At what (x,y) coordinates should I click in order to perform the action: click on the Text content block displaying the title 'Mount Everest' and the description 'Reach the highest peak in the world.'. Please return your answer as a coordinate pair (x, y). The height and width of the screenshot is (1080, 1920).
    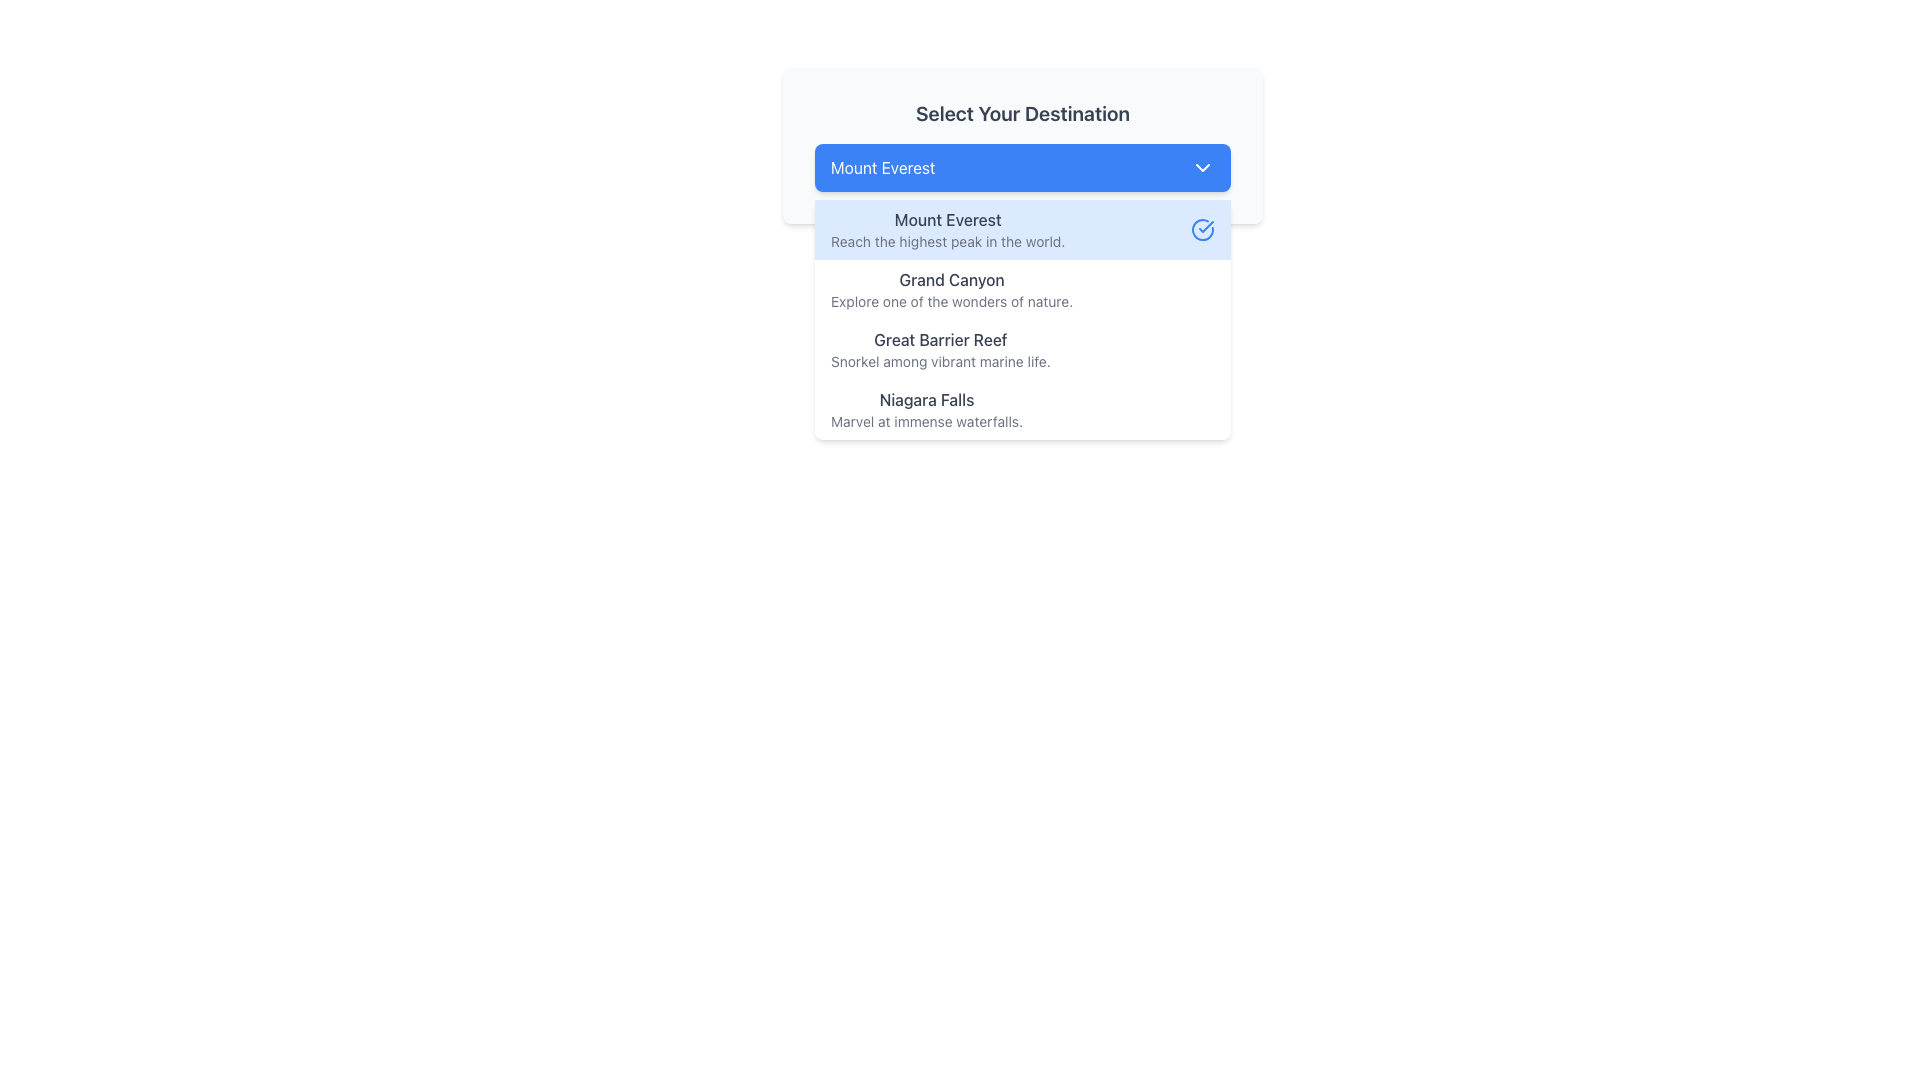
    Looking at the image, I should click on (947, 229).